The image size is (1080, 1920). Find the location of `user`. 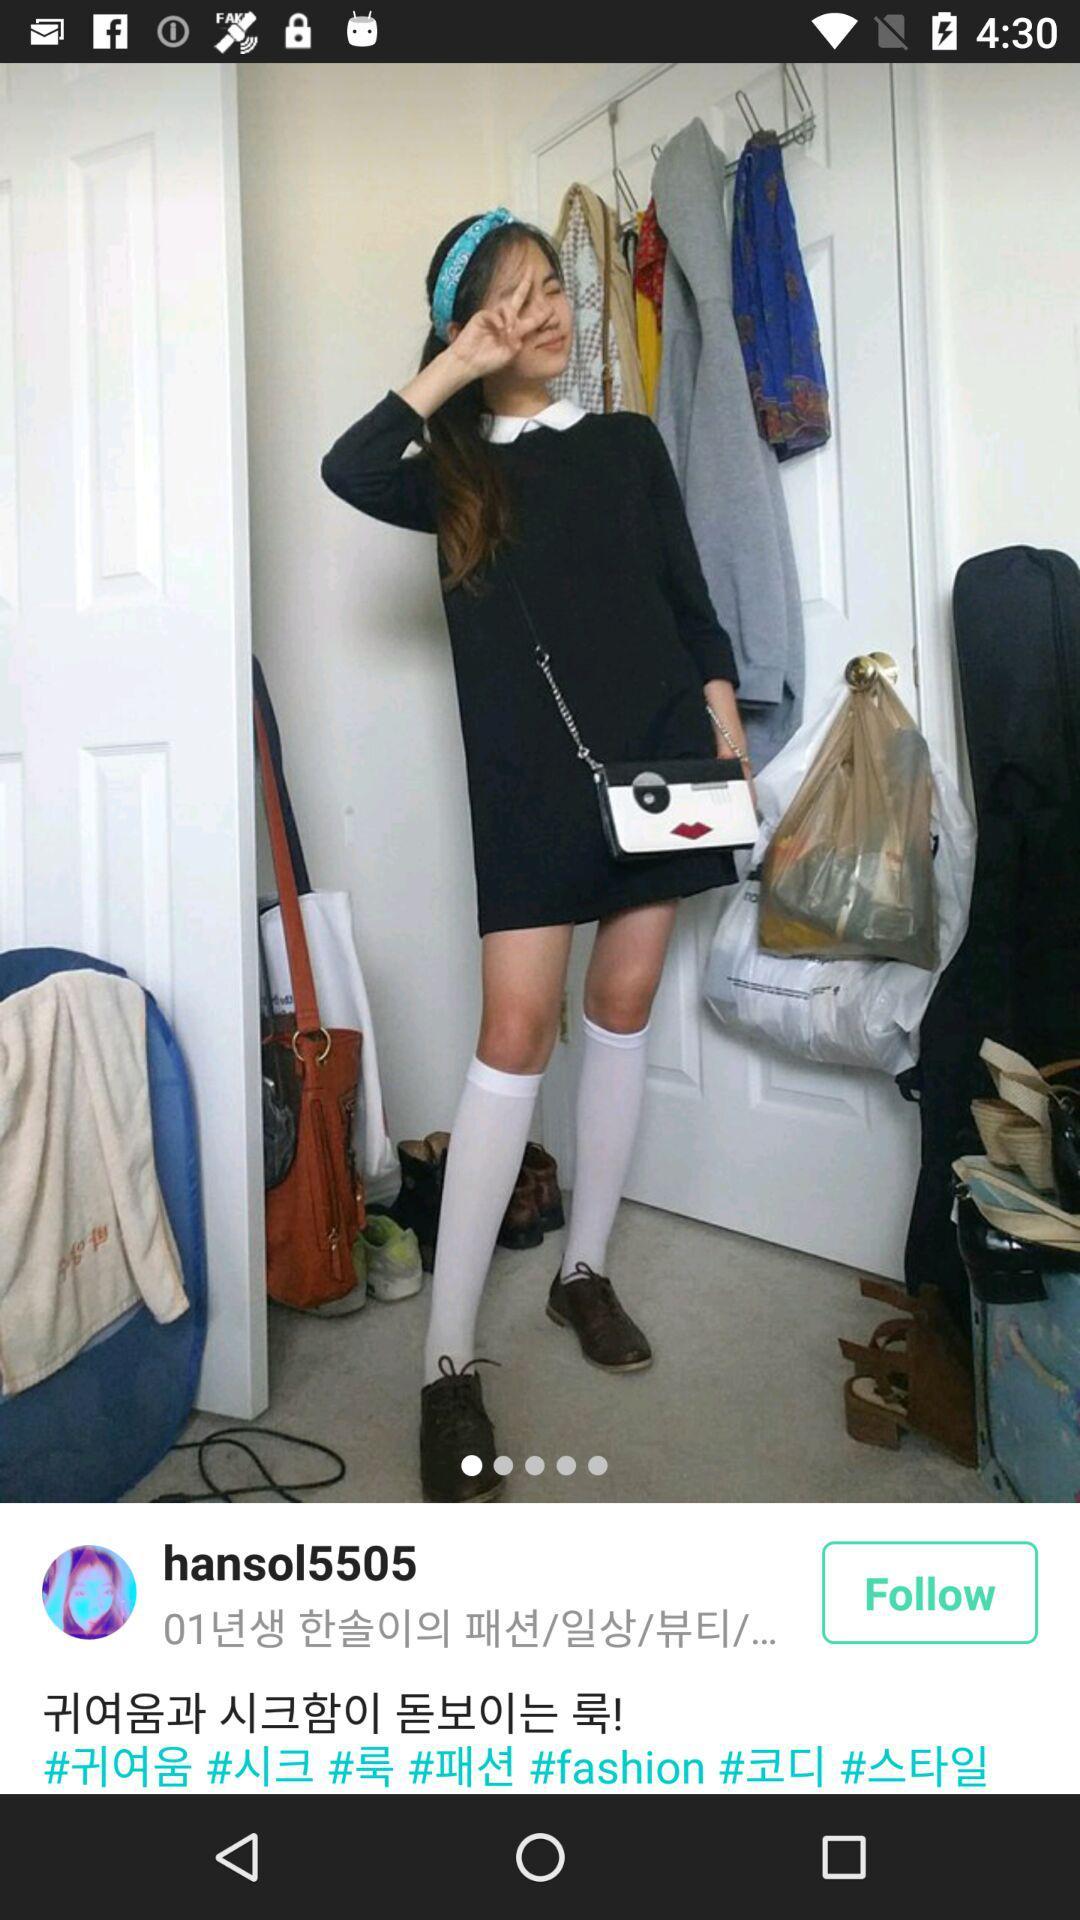

user is located at coordinates (88, 1591).